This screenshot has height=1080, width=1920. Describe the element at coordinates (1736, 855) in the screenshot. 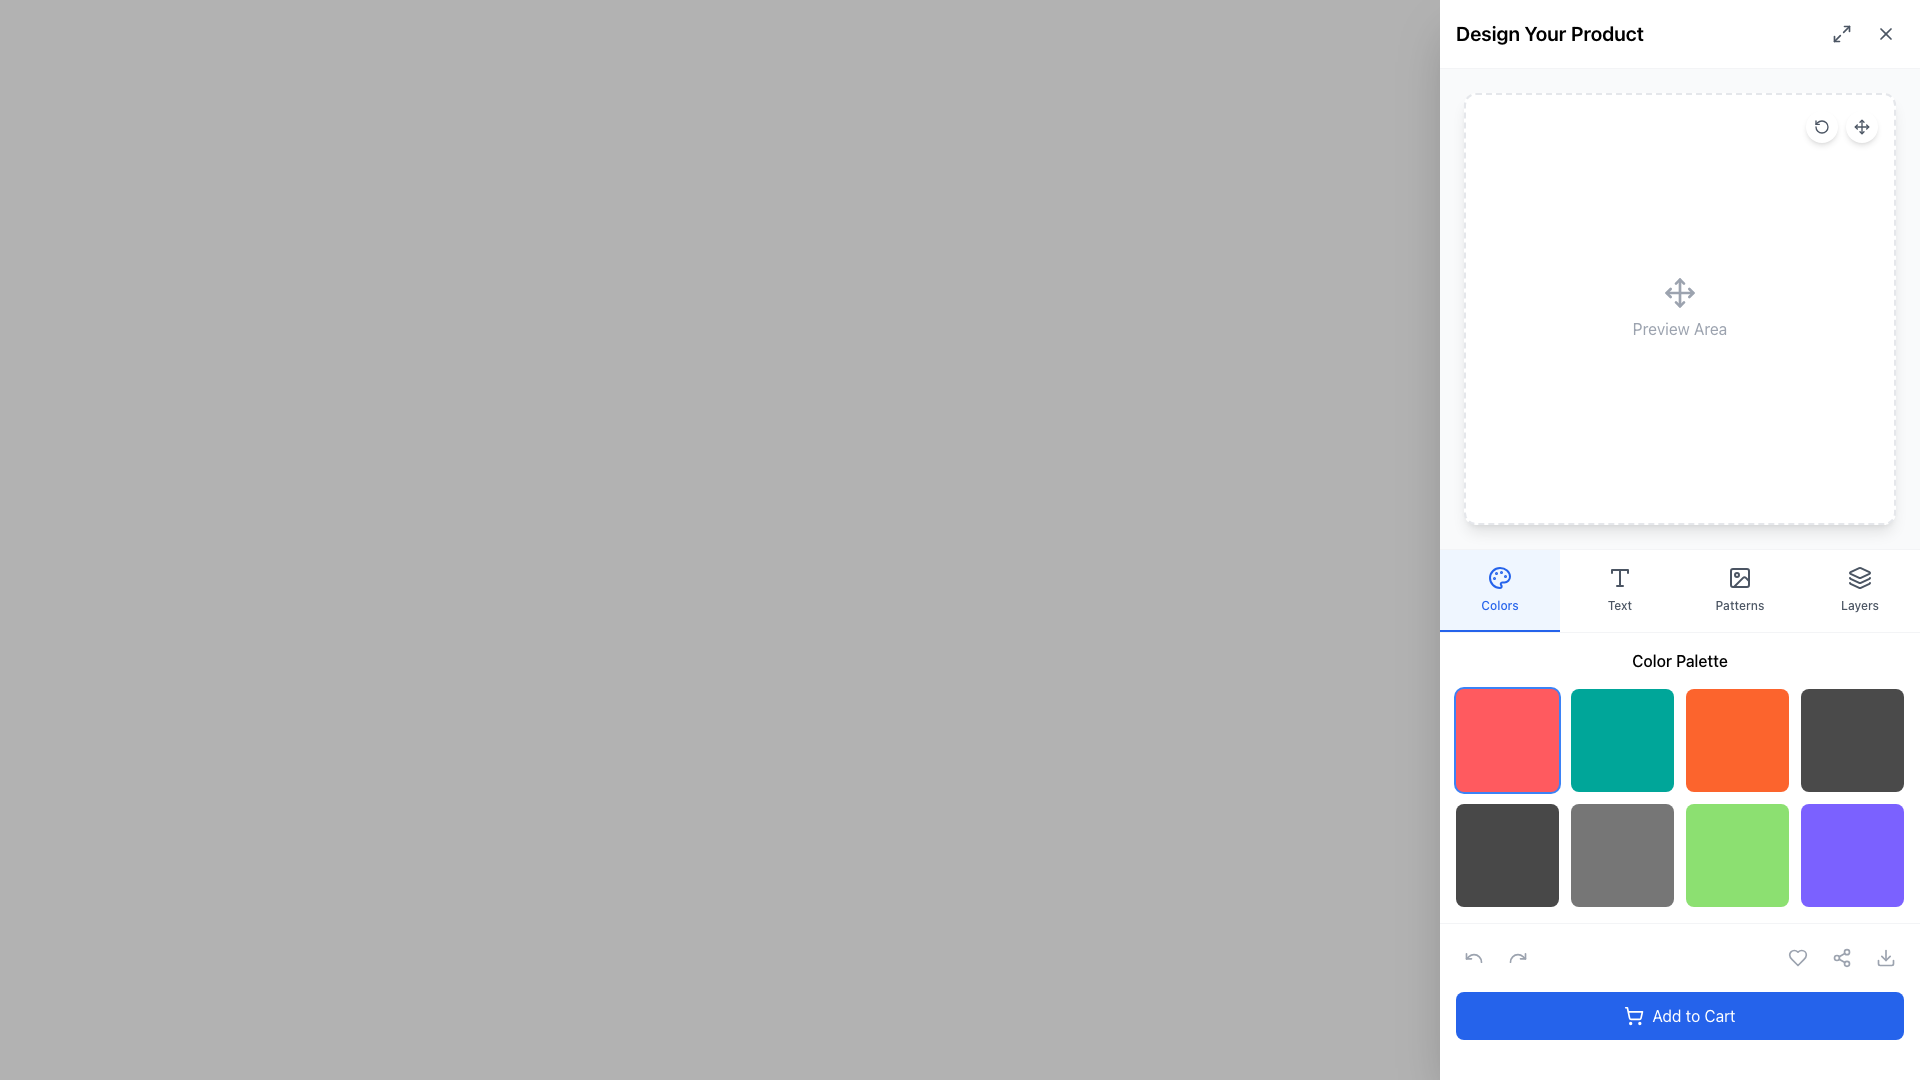

I see `the bright green color selection box with rounded corners` at that location.